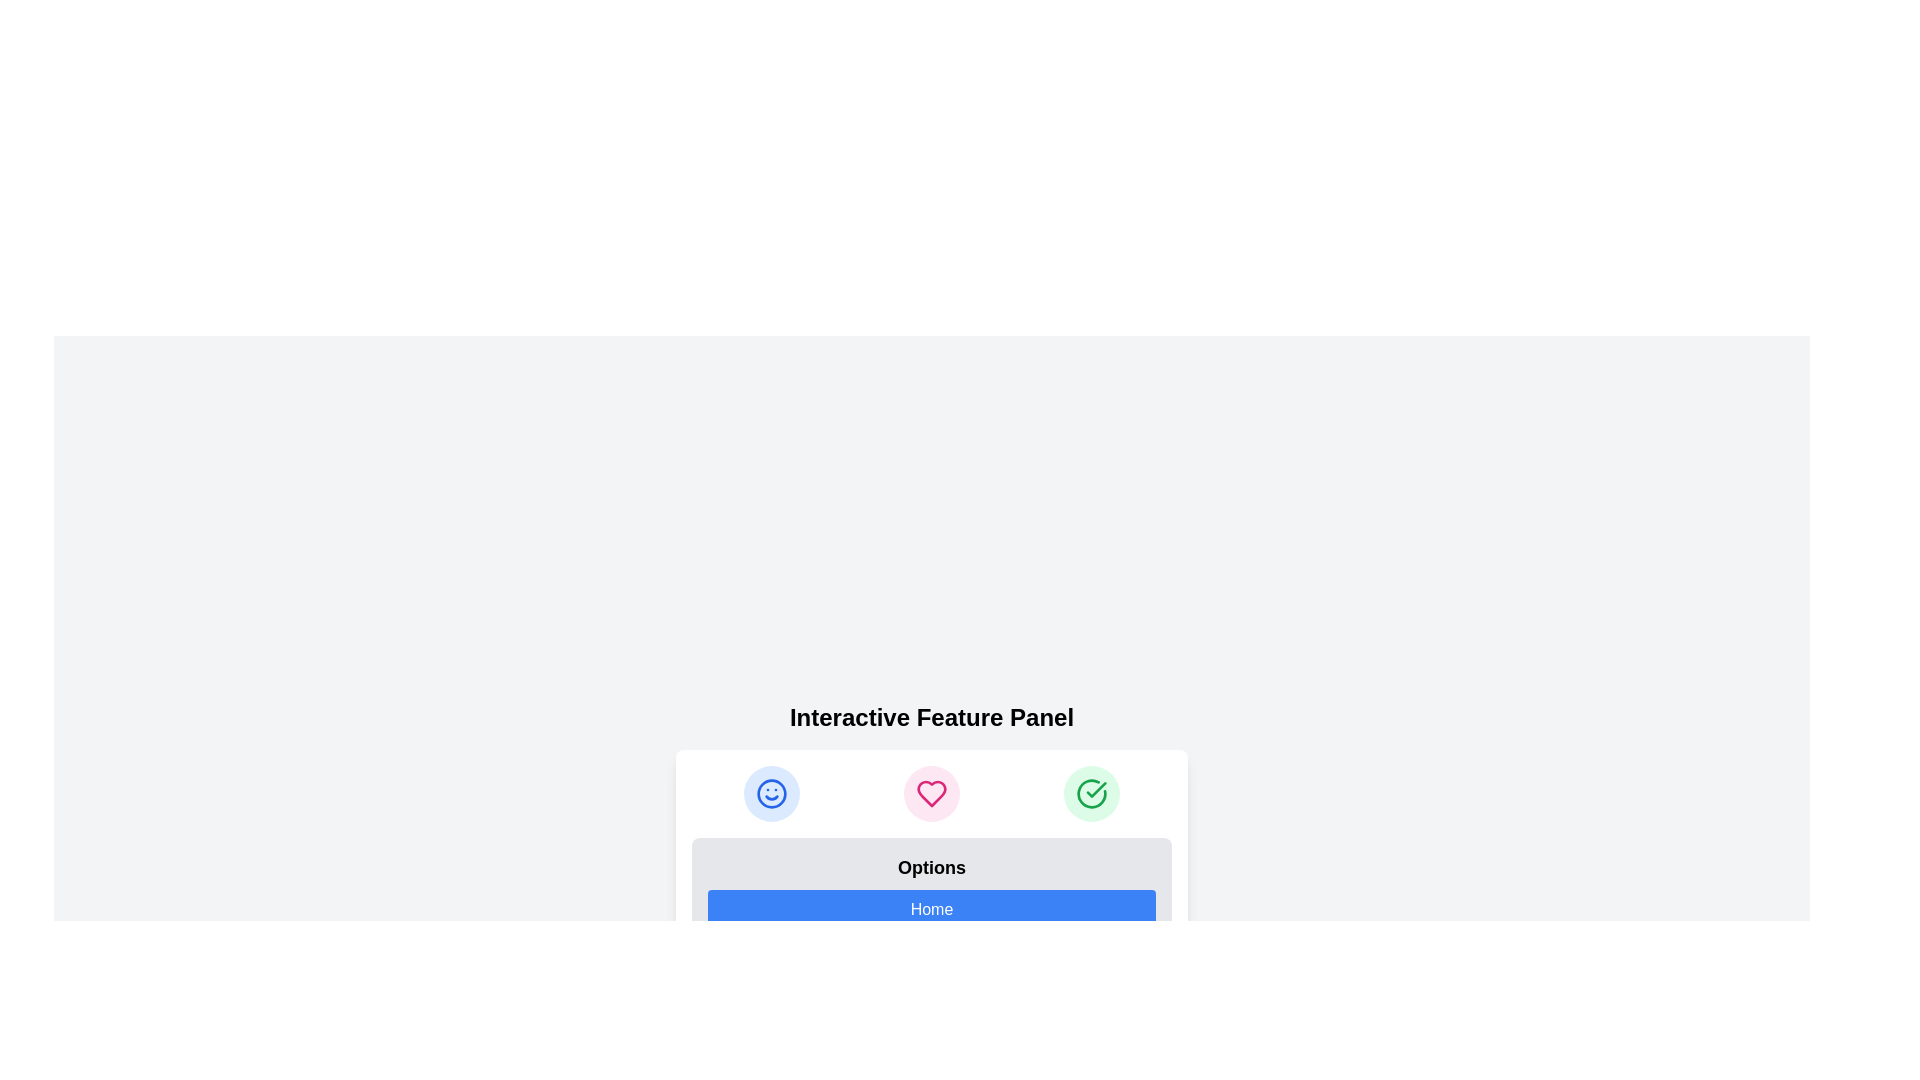 The width and height of the screenshot is (1920, 1080). Describe the element at coordinates (930, 866) in the screenshot. I see `the 'Options' text label which is prominently displayed at the top of a section with a light gray background and rounded corners` at that location.